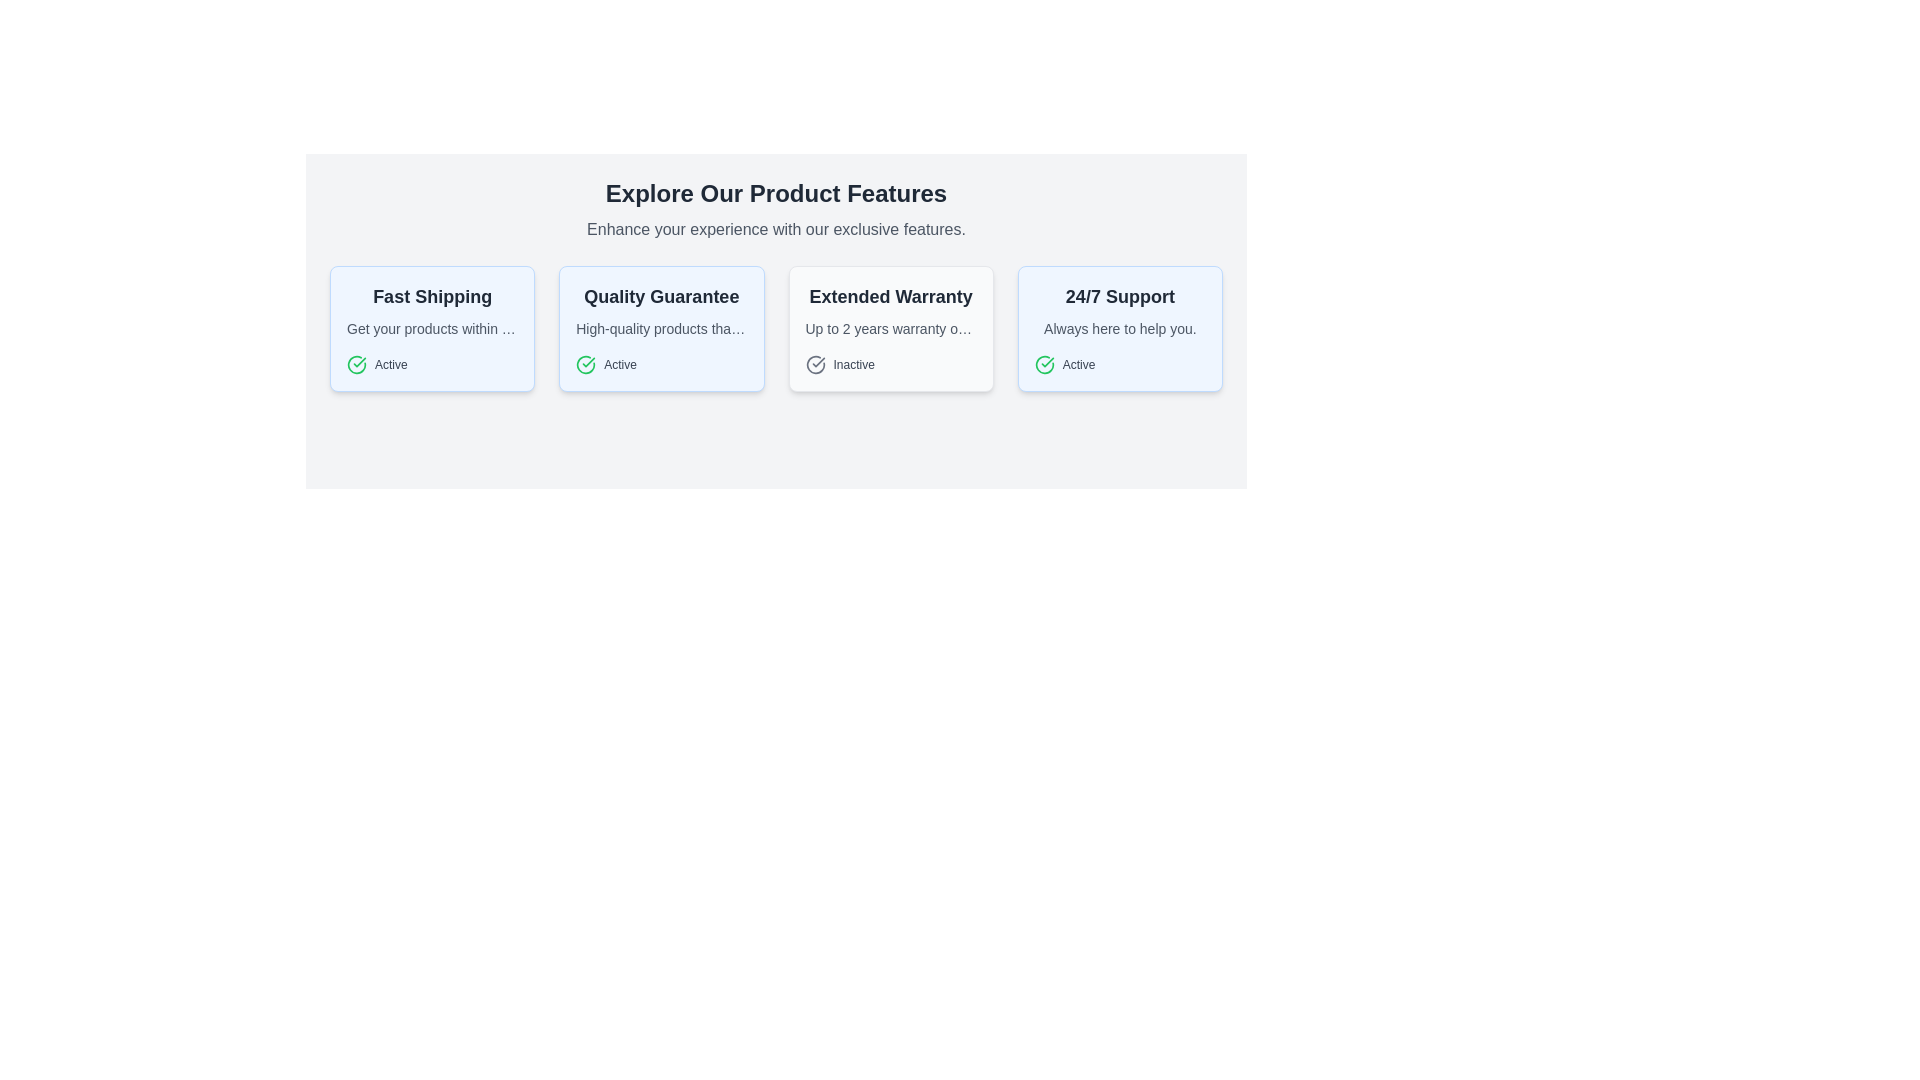 This screenshot has width=1920, height=1080. I want to click on the first card in the grid layout that conveys the feature of fast shipping within 2-3 business days, as it has interactions, so click(431, 327).